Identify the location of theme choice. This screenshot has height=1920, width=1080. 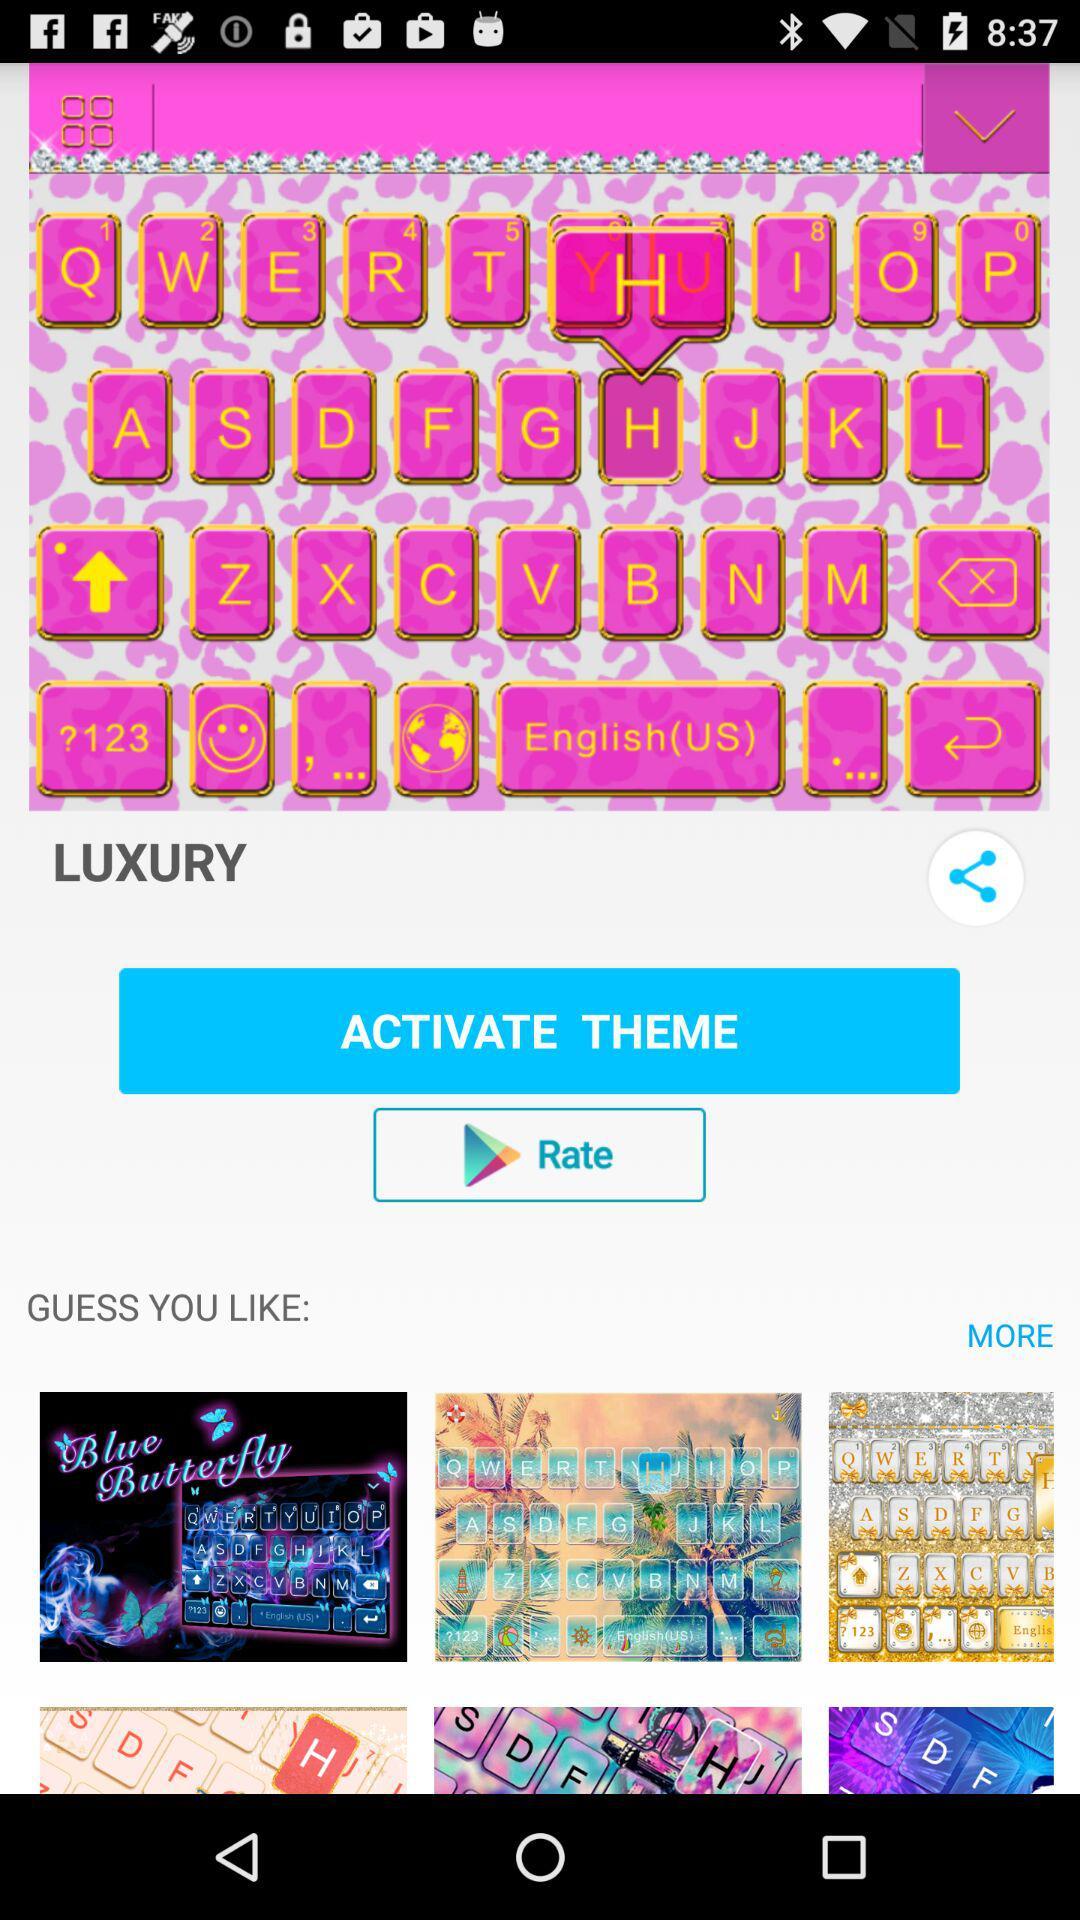
(223, 1738).